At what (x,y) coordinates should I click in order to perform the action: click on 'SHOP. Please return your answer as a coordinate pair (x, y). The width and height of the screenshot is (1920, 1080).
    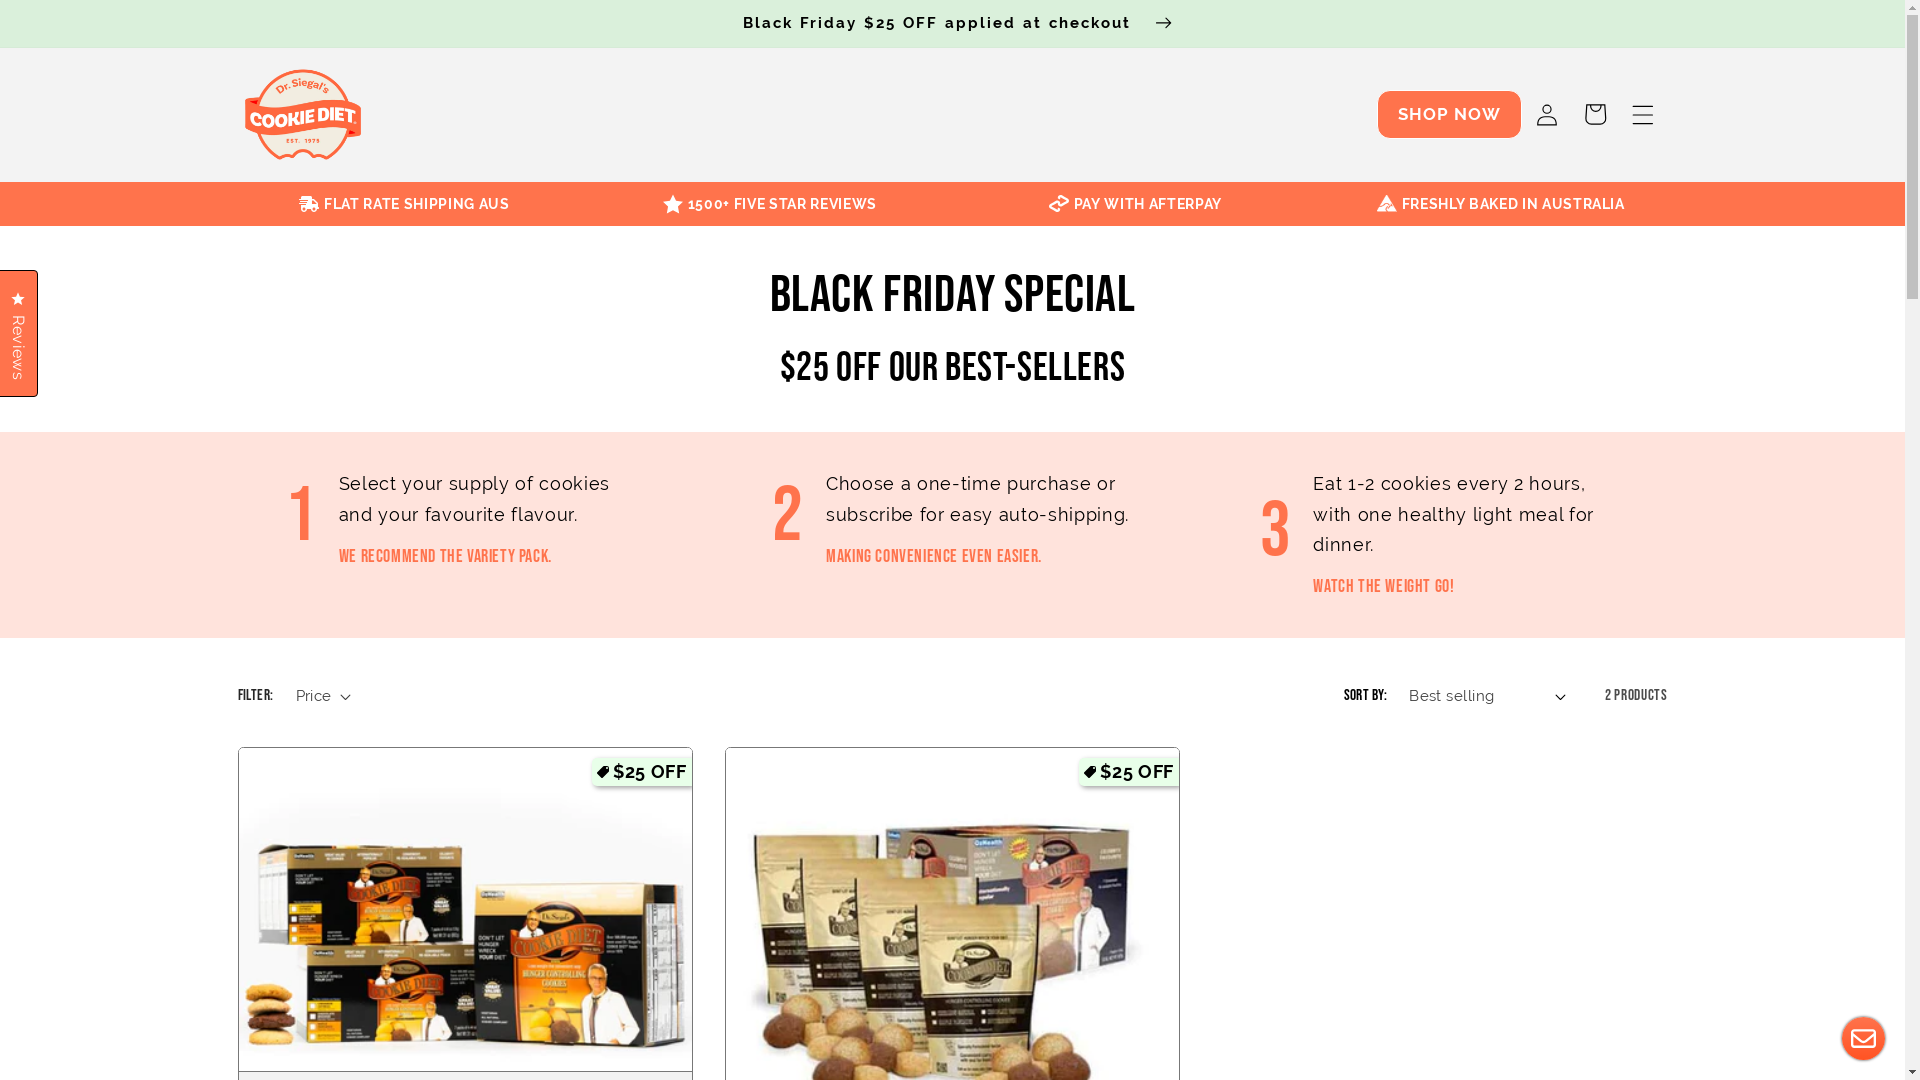
    Looking at the image, I should click on (1376, 114).